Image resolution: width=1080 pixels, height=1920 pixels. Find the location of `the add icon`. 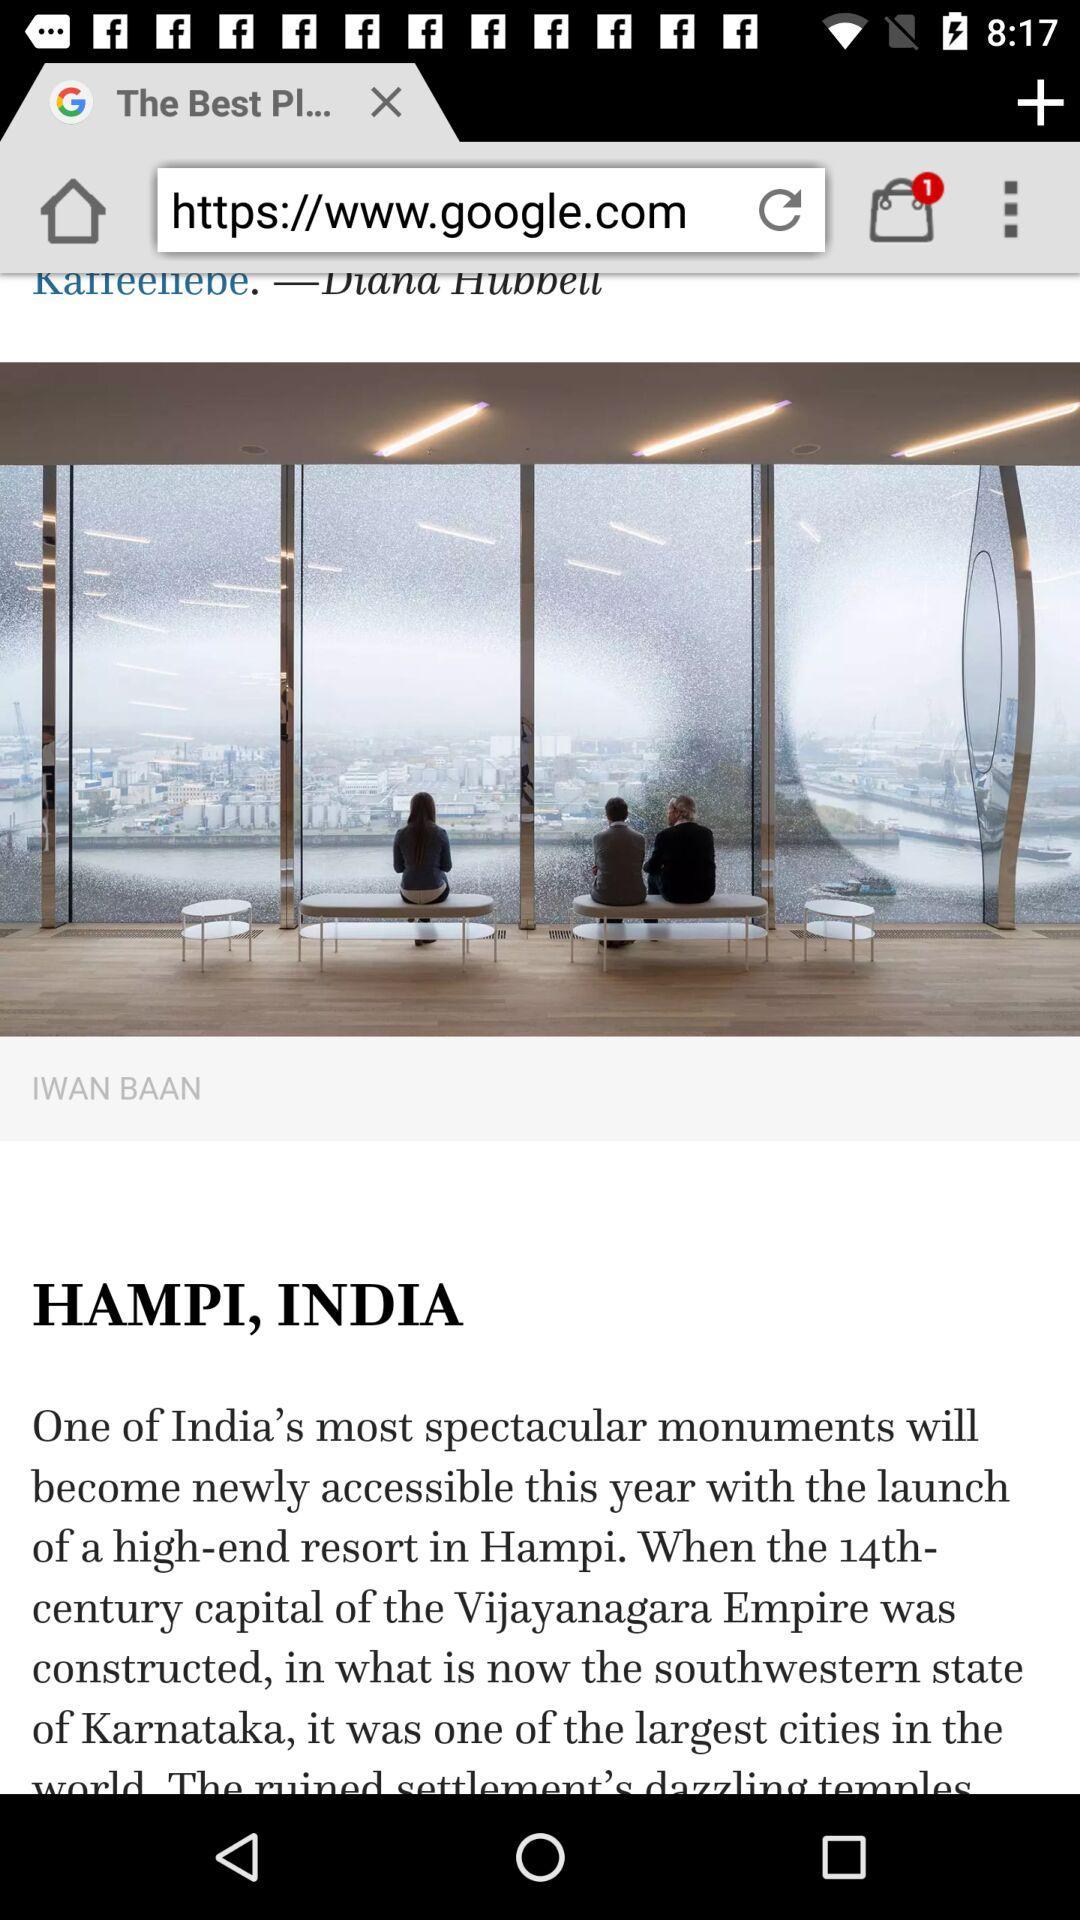

the add icon is located at coordinates (1039, 101).